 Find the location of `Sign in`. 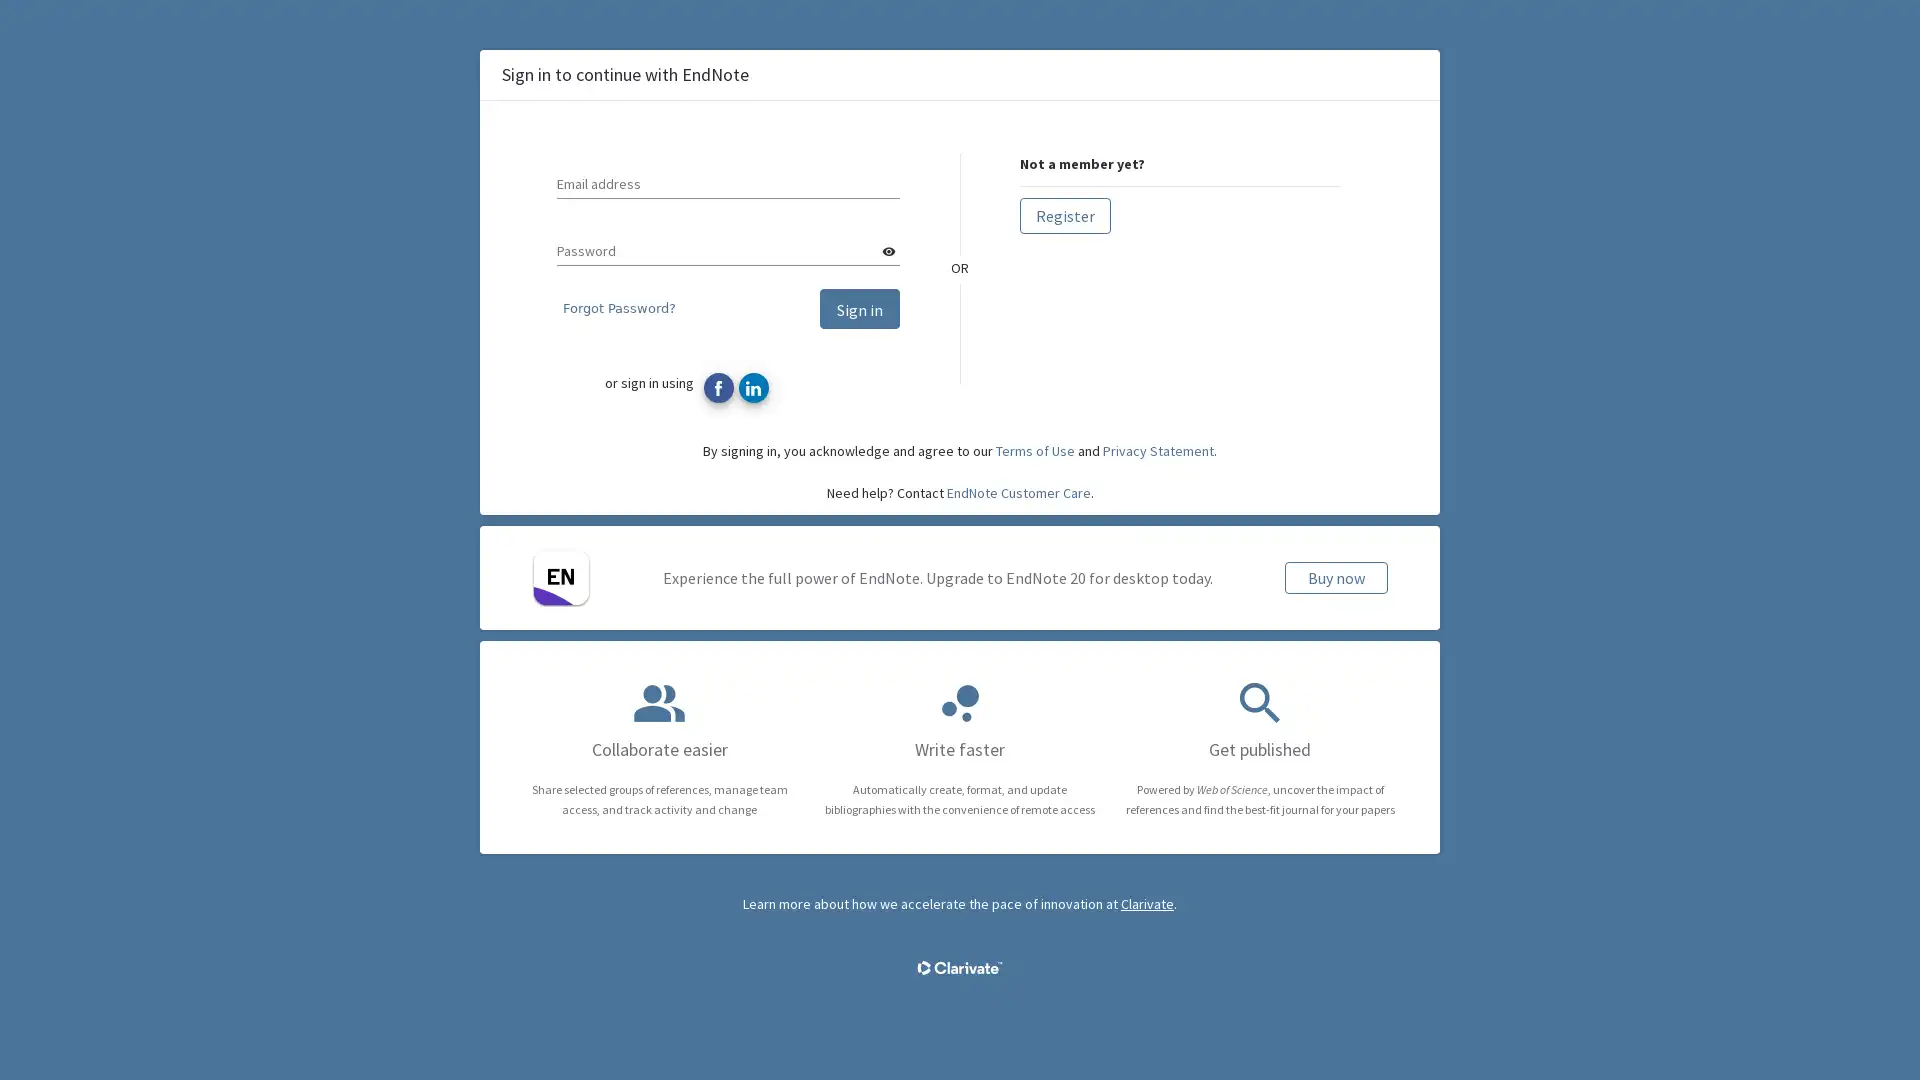

Sign in is located at coordinates (859, 308).